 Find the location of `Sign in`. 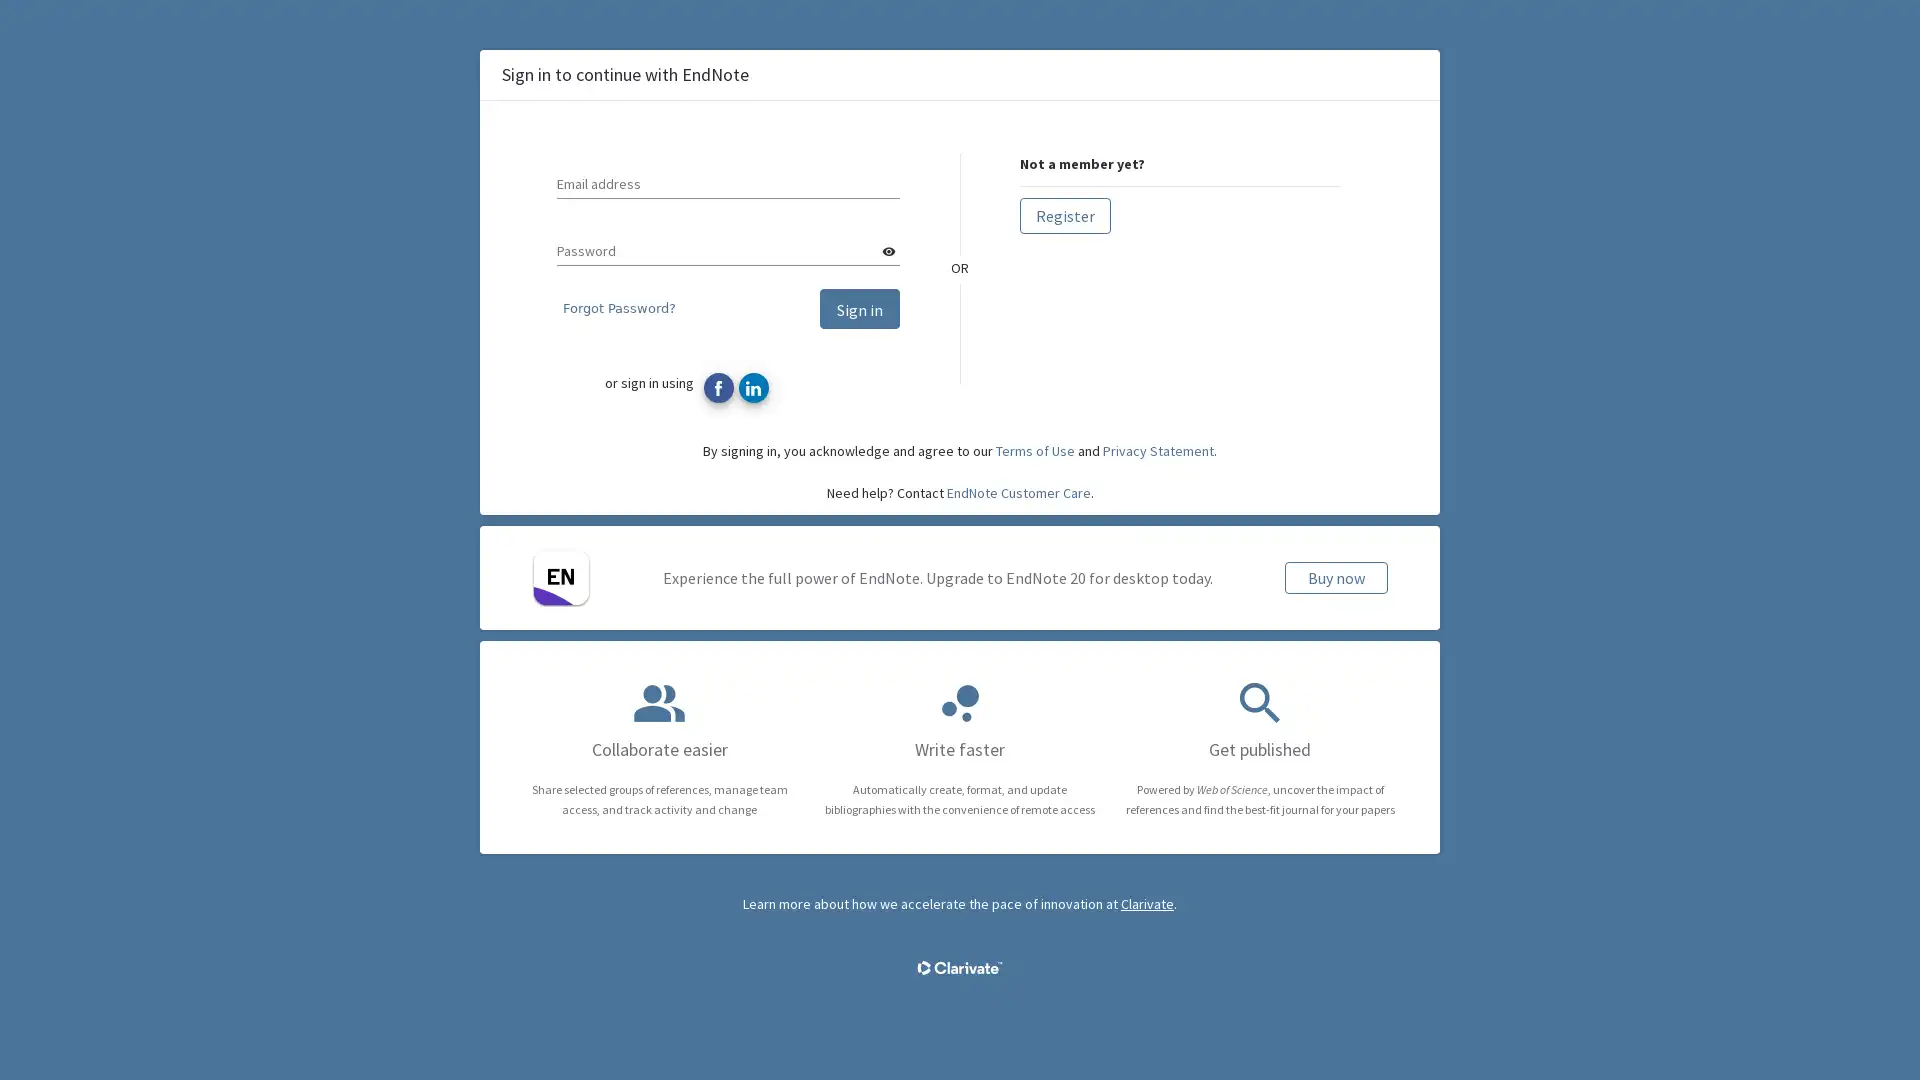

Sign in is located at coordinates (859, 308).